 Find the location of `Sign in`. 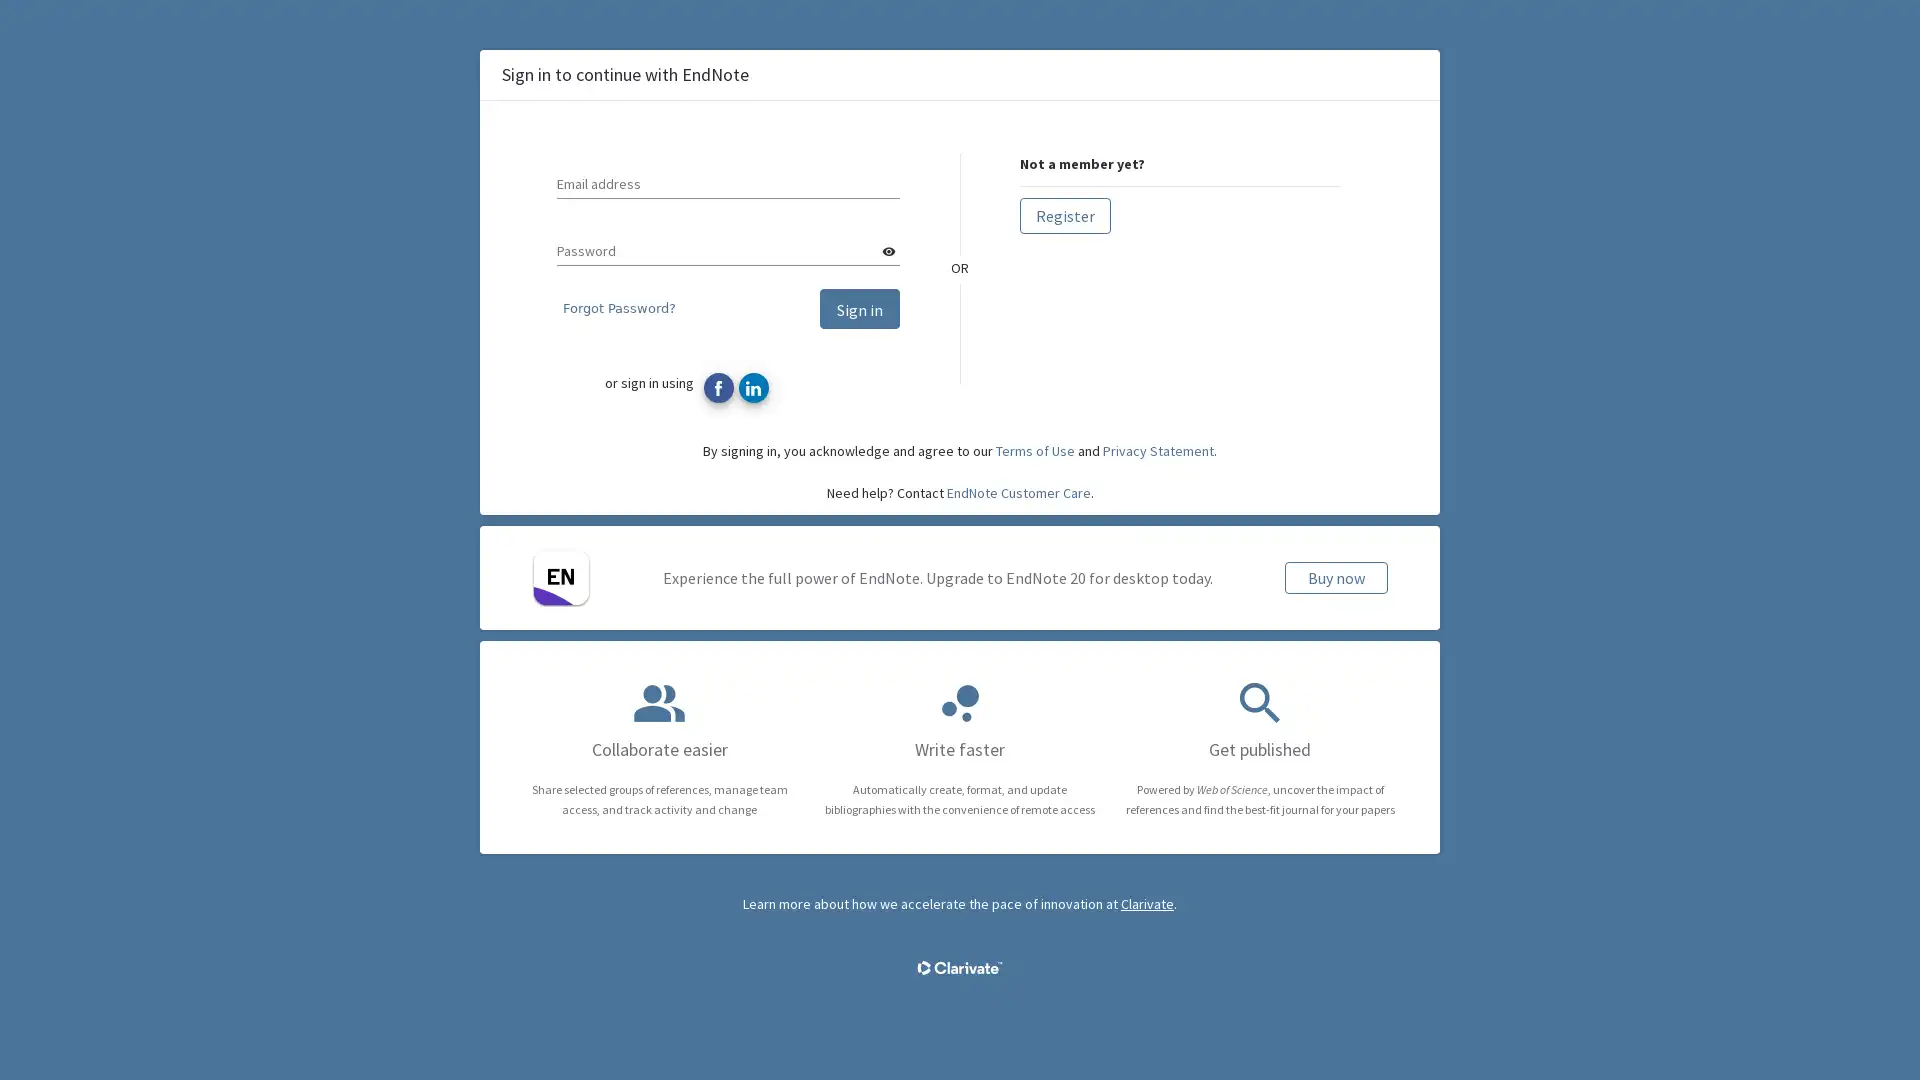

Sign in is located at coordinates (859, 308).